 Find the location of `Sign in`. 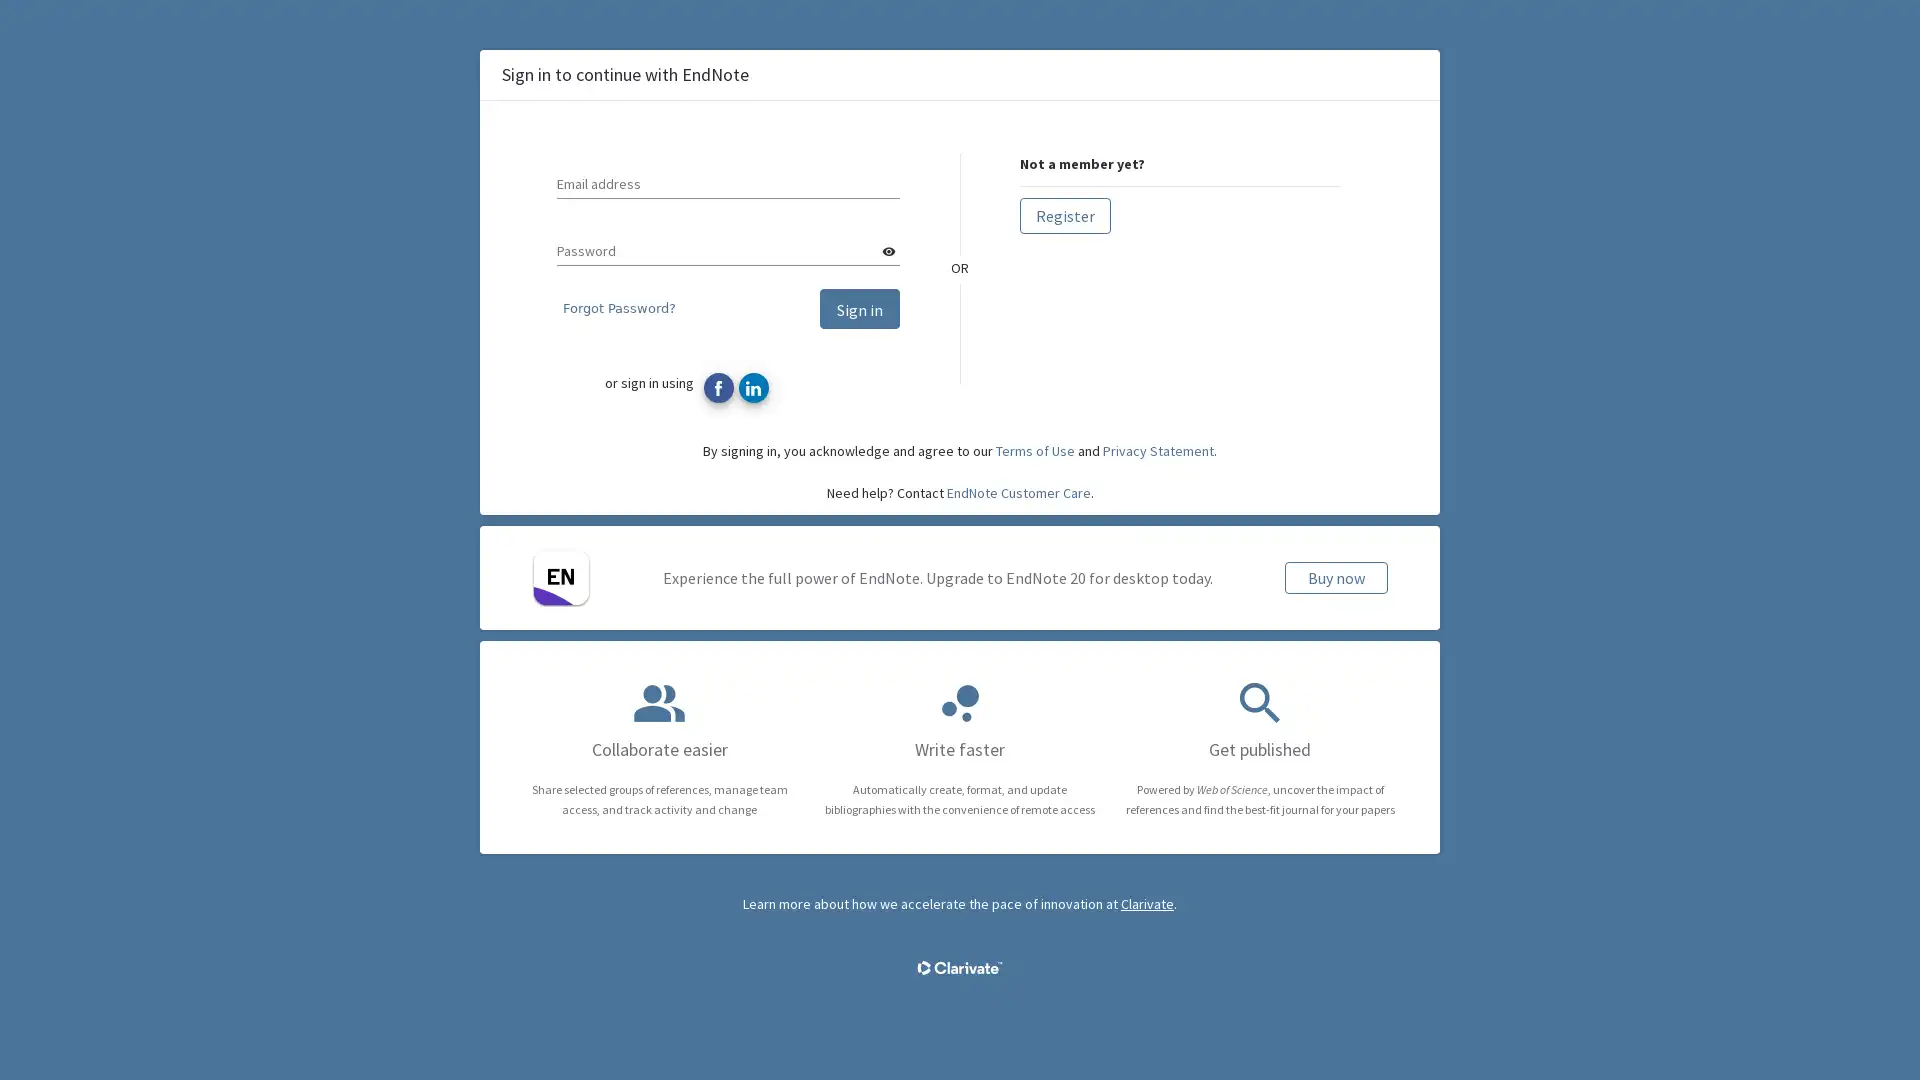

Sign in is located at coordinates (859, 308).